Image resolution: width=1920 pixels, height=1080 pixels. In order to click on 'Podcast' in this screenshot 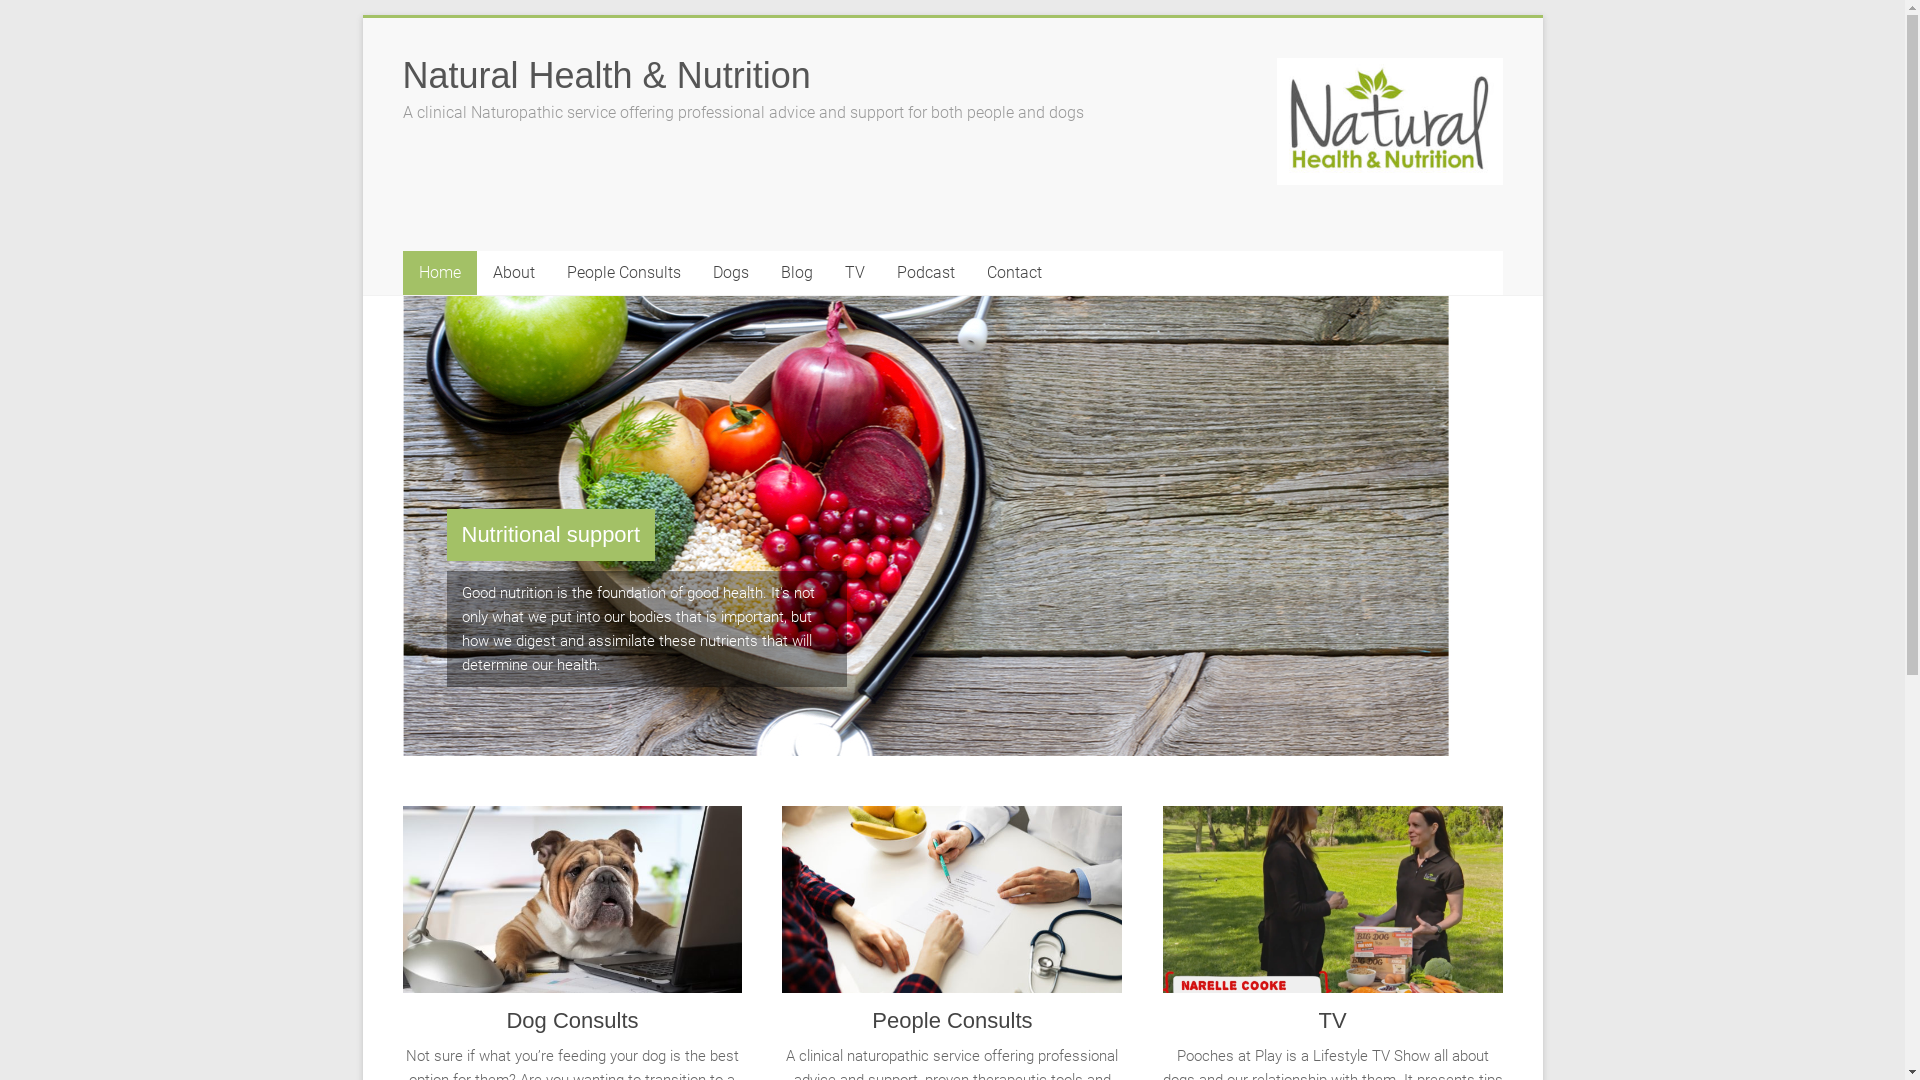, I will do `click(924, 273)`.